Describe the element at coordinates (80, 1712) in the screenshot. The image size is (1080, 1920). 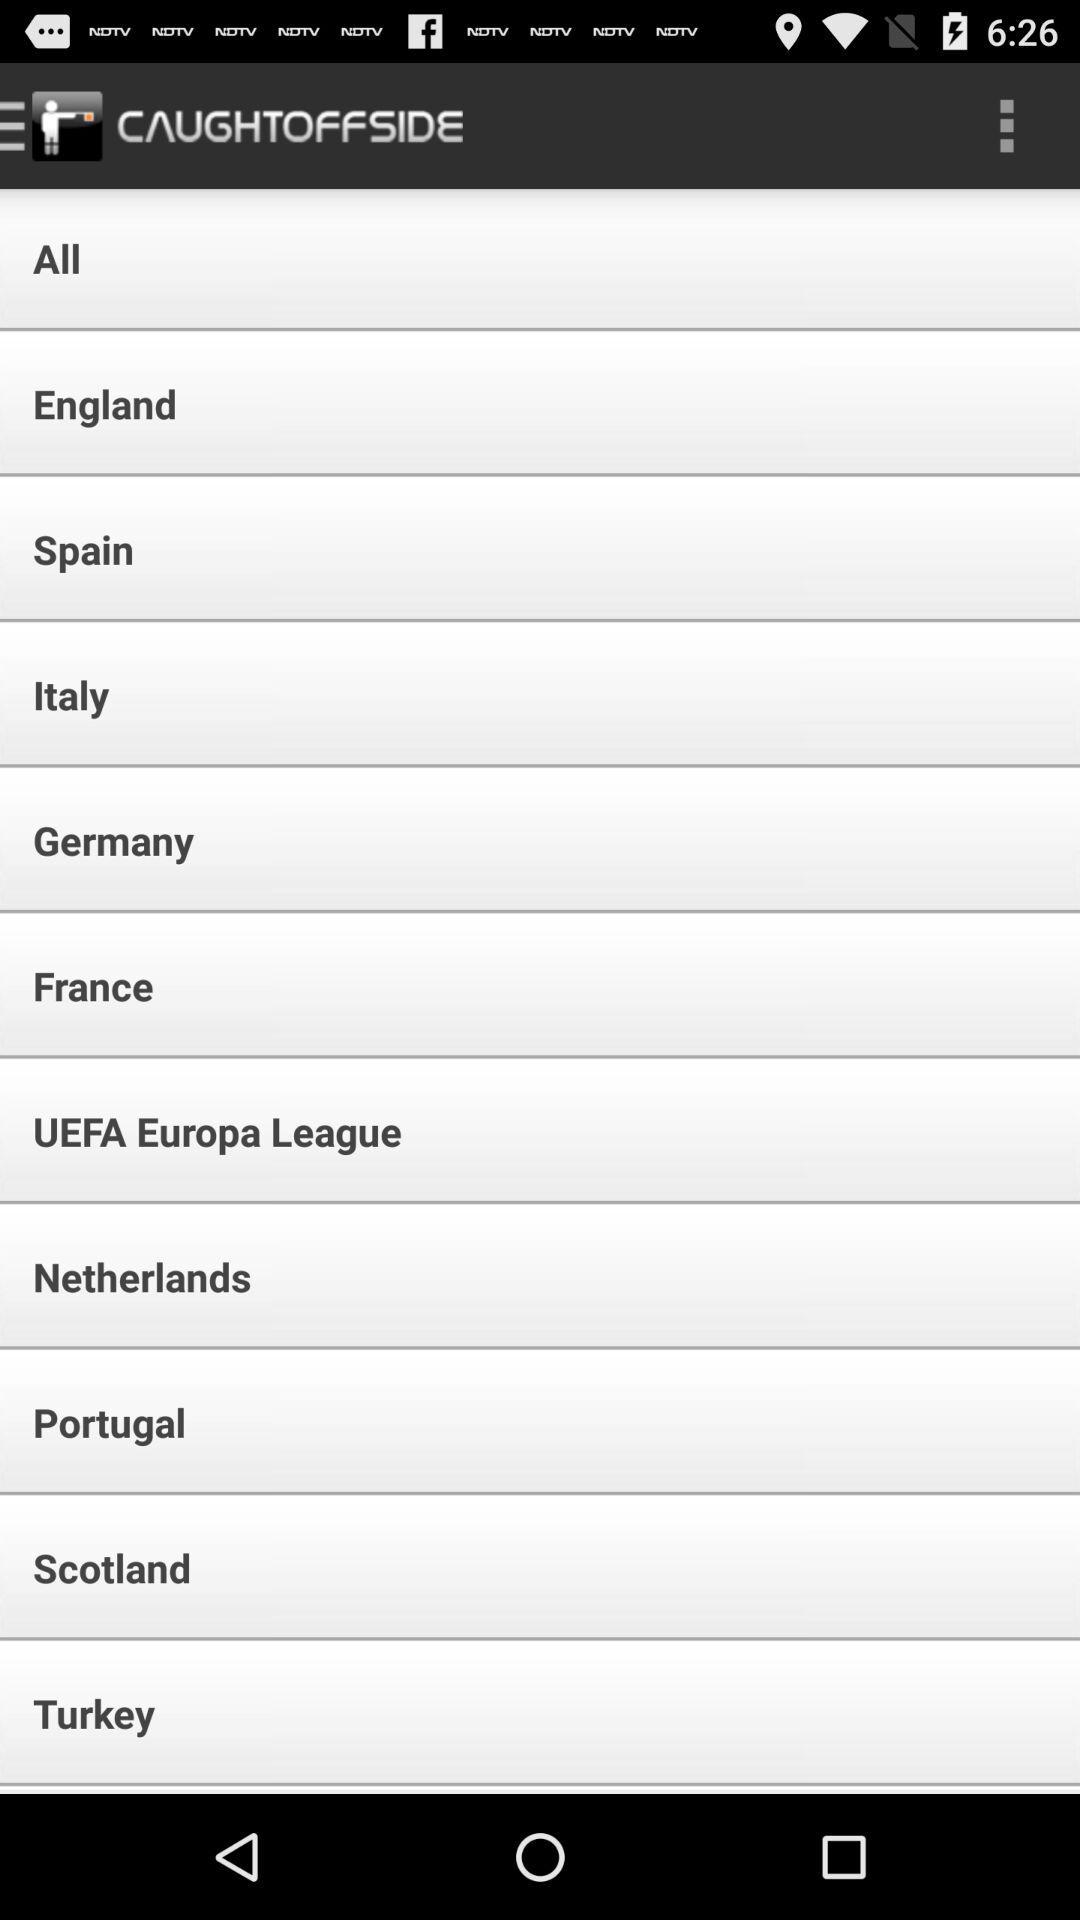
I see `the turkey icon` at that location.